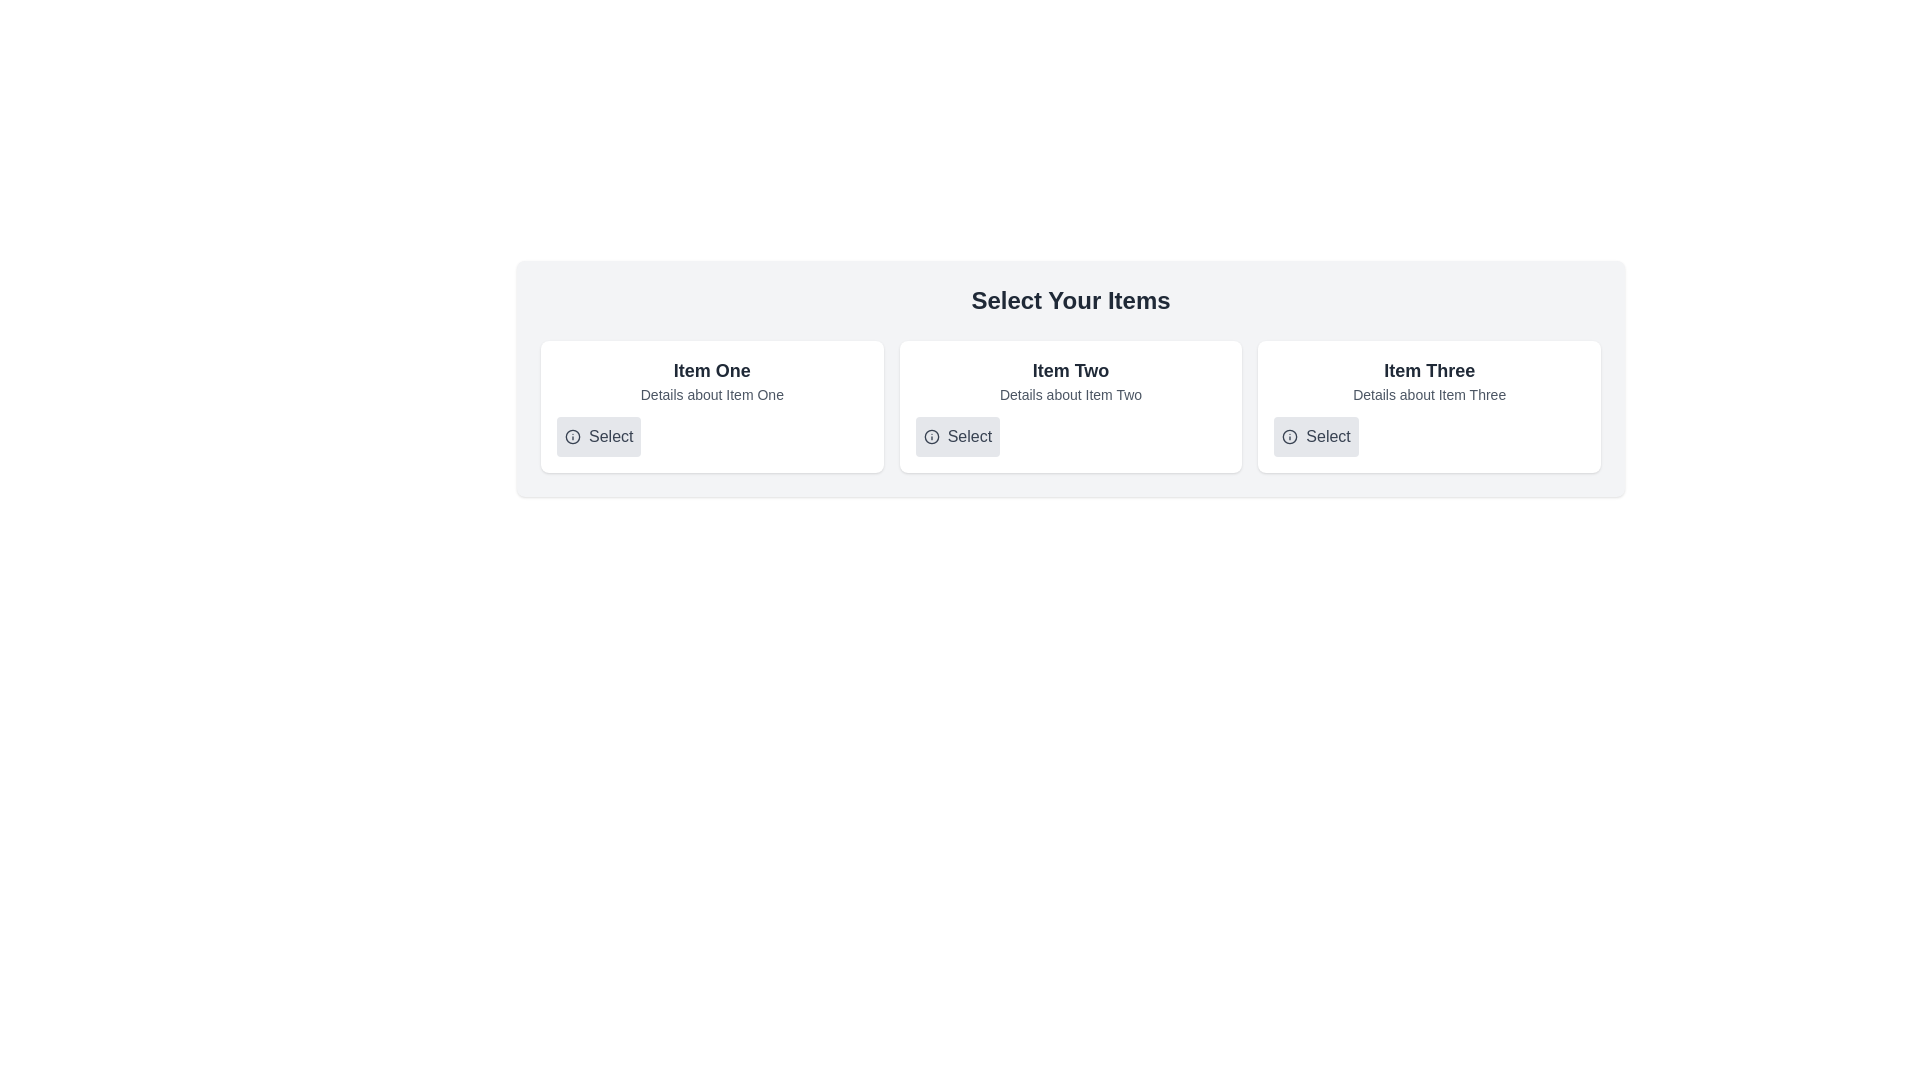  What do you see at coordinates (571, 435) in the screenshot?
I see `the circular SVG graphical icon component with a stroke outline, located adjacent to the 'Select' button under 'Item One'` at bounding box center [571, 435].